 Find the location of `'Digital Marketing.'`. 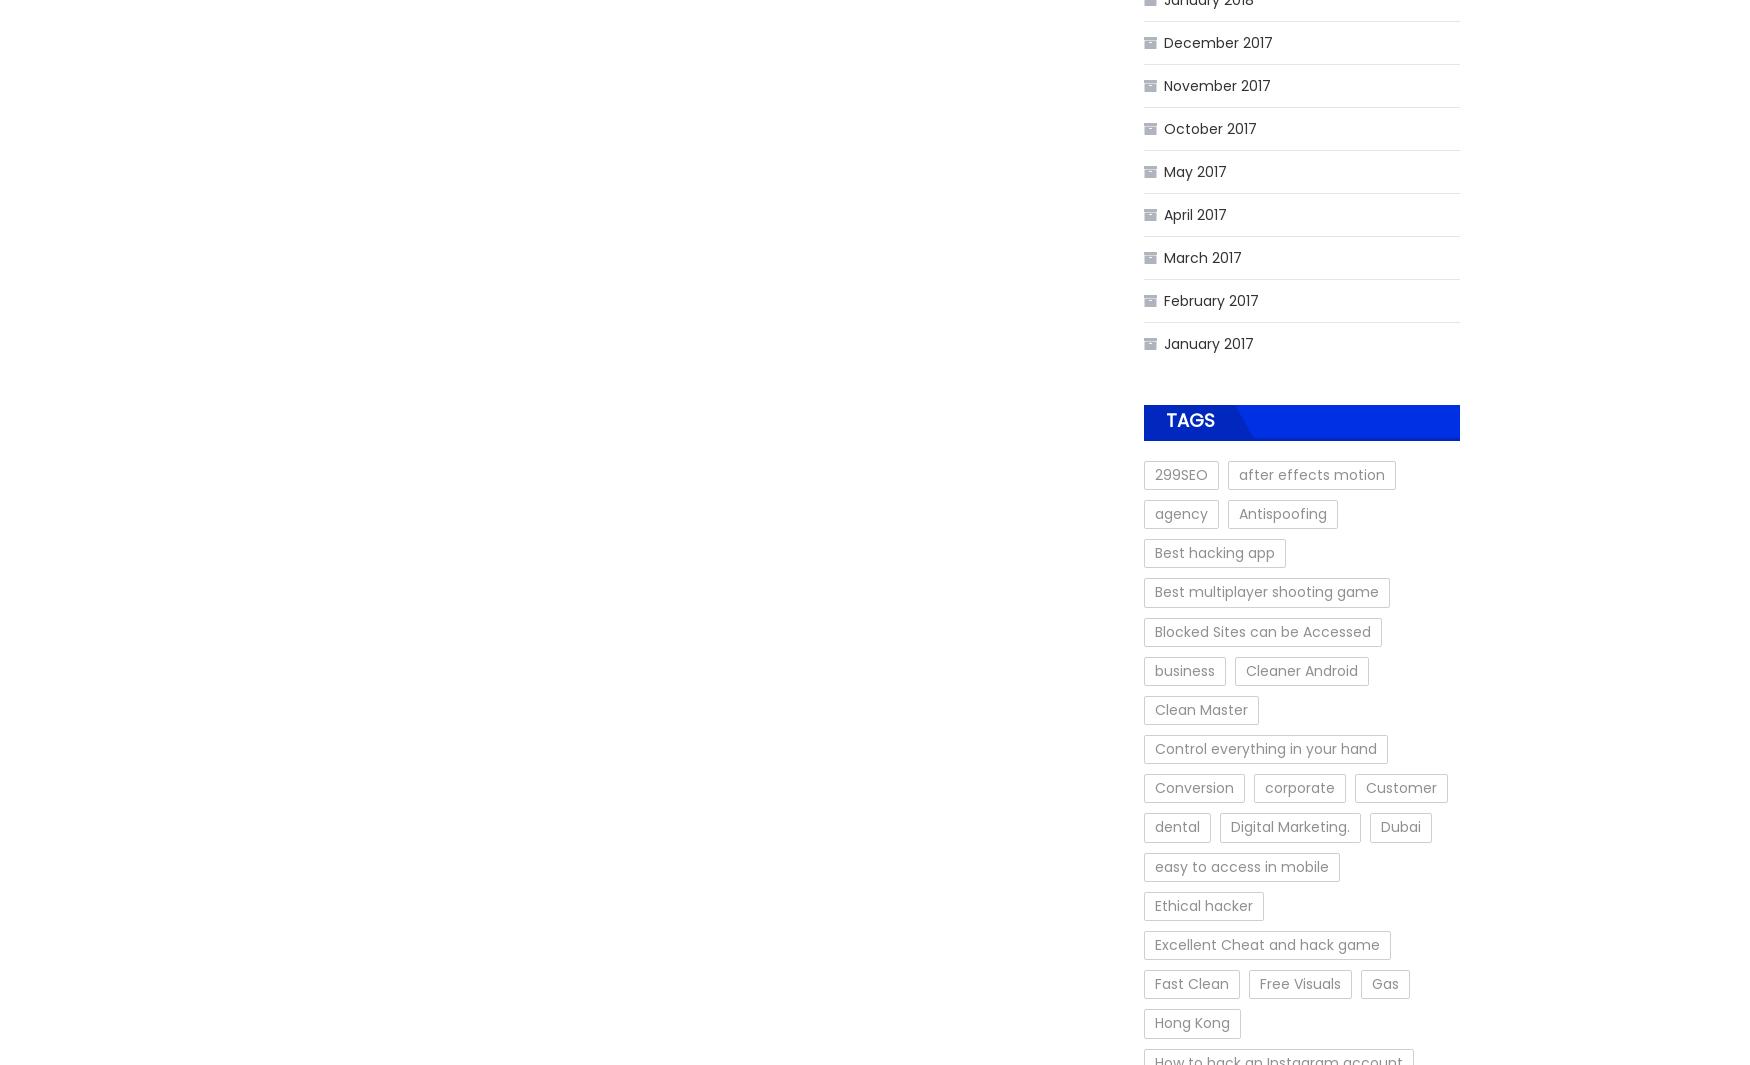

'Digital Marketing.' is located at coordinates (1230, 826).